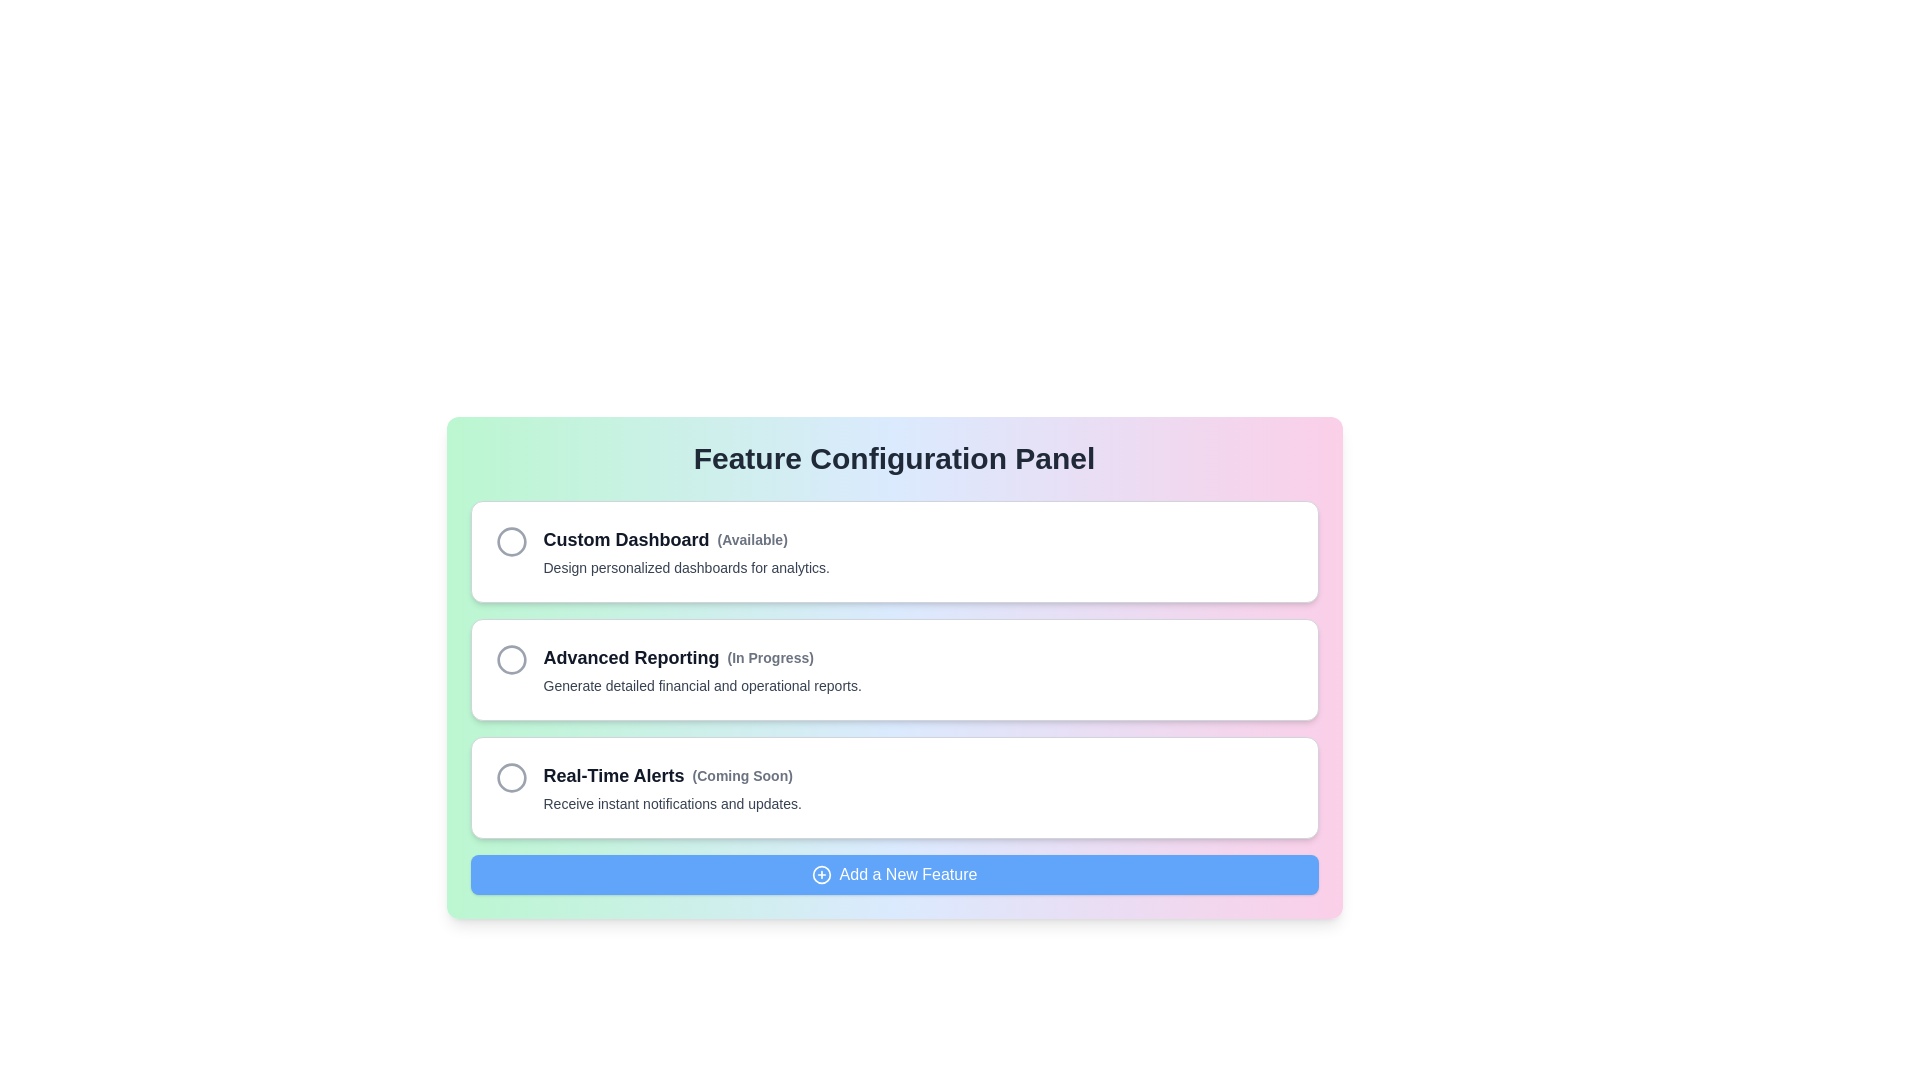 The image size is (1920, 1080). I want to click on the text element that reads 'Receive instant notifications and updates.' located directly beneath the title 'Real-Time Alerts (Coming Soon)', so click(672, 802).